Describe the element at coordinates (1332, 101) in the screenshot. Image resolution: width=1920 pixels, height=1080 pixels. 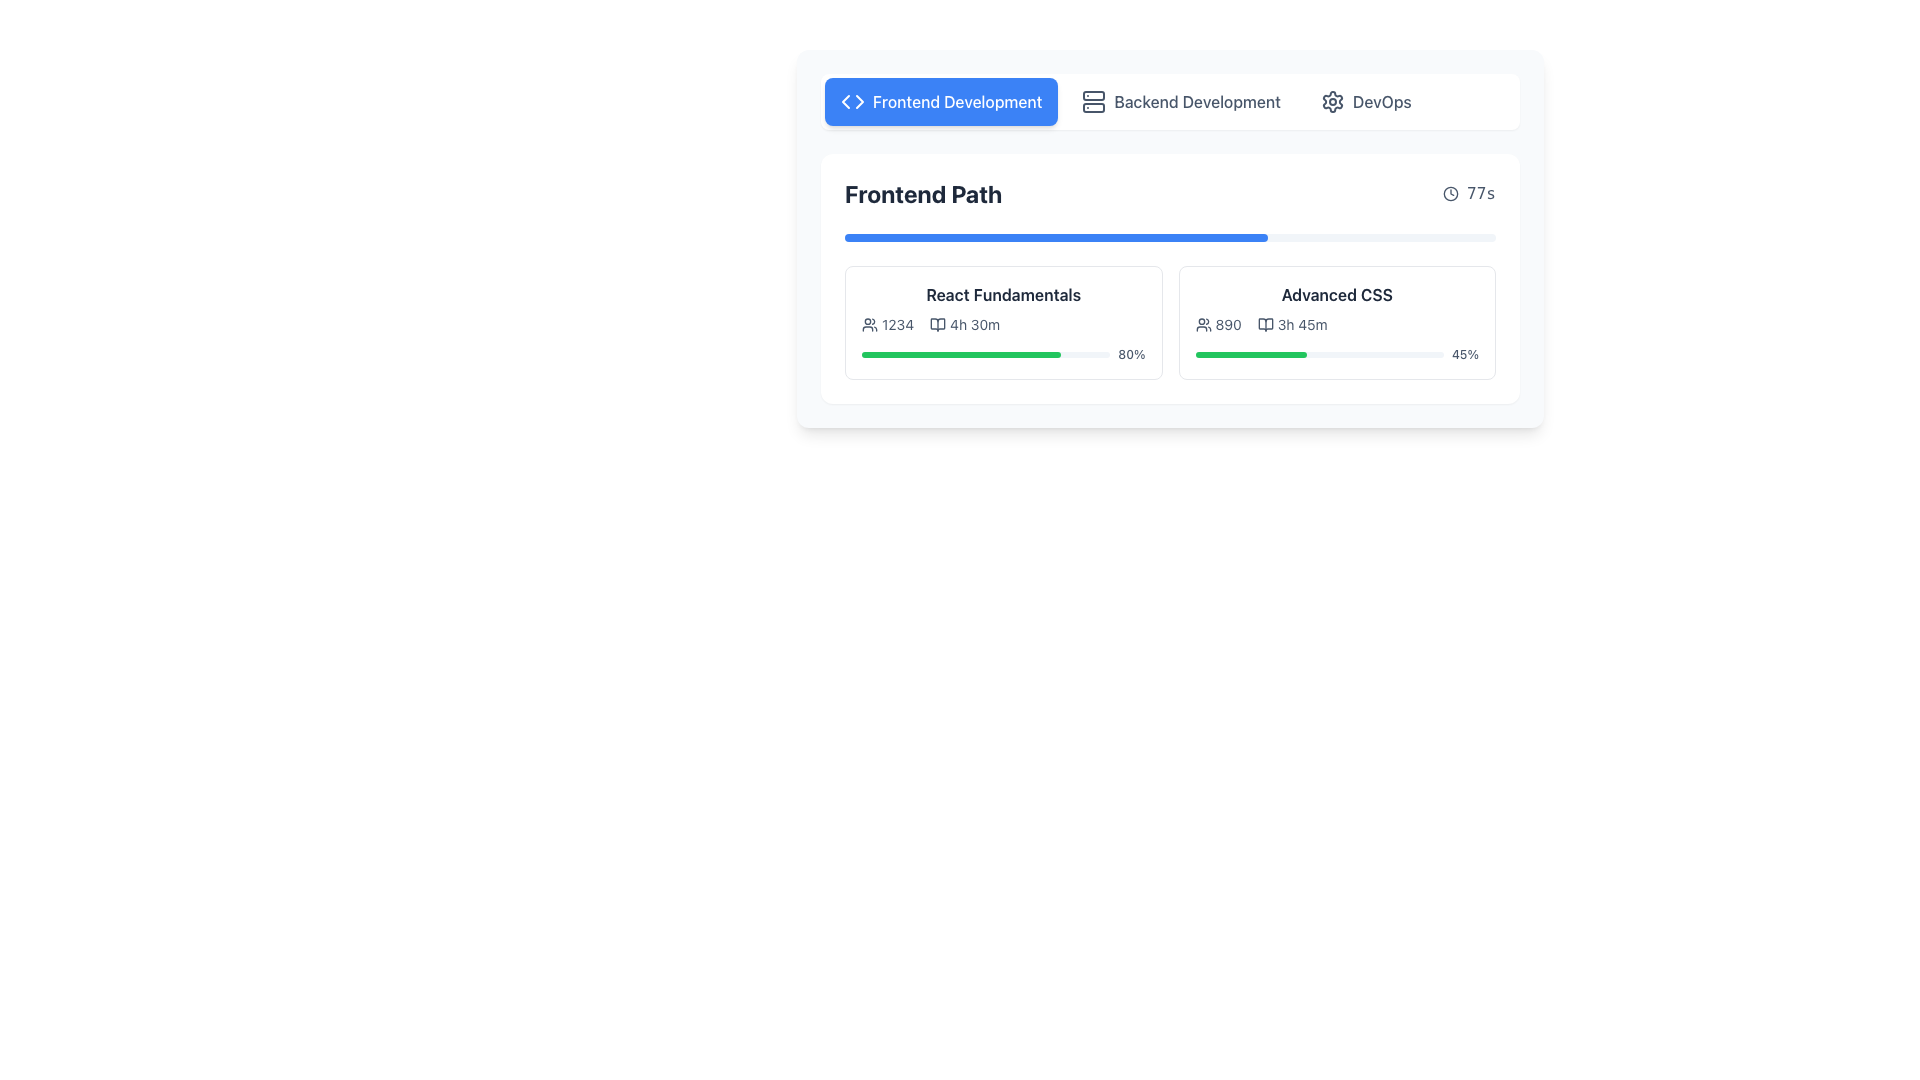
I see `the gear-shaped icon in the top-right corner of the card layout` at that location.